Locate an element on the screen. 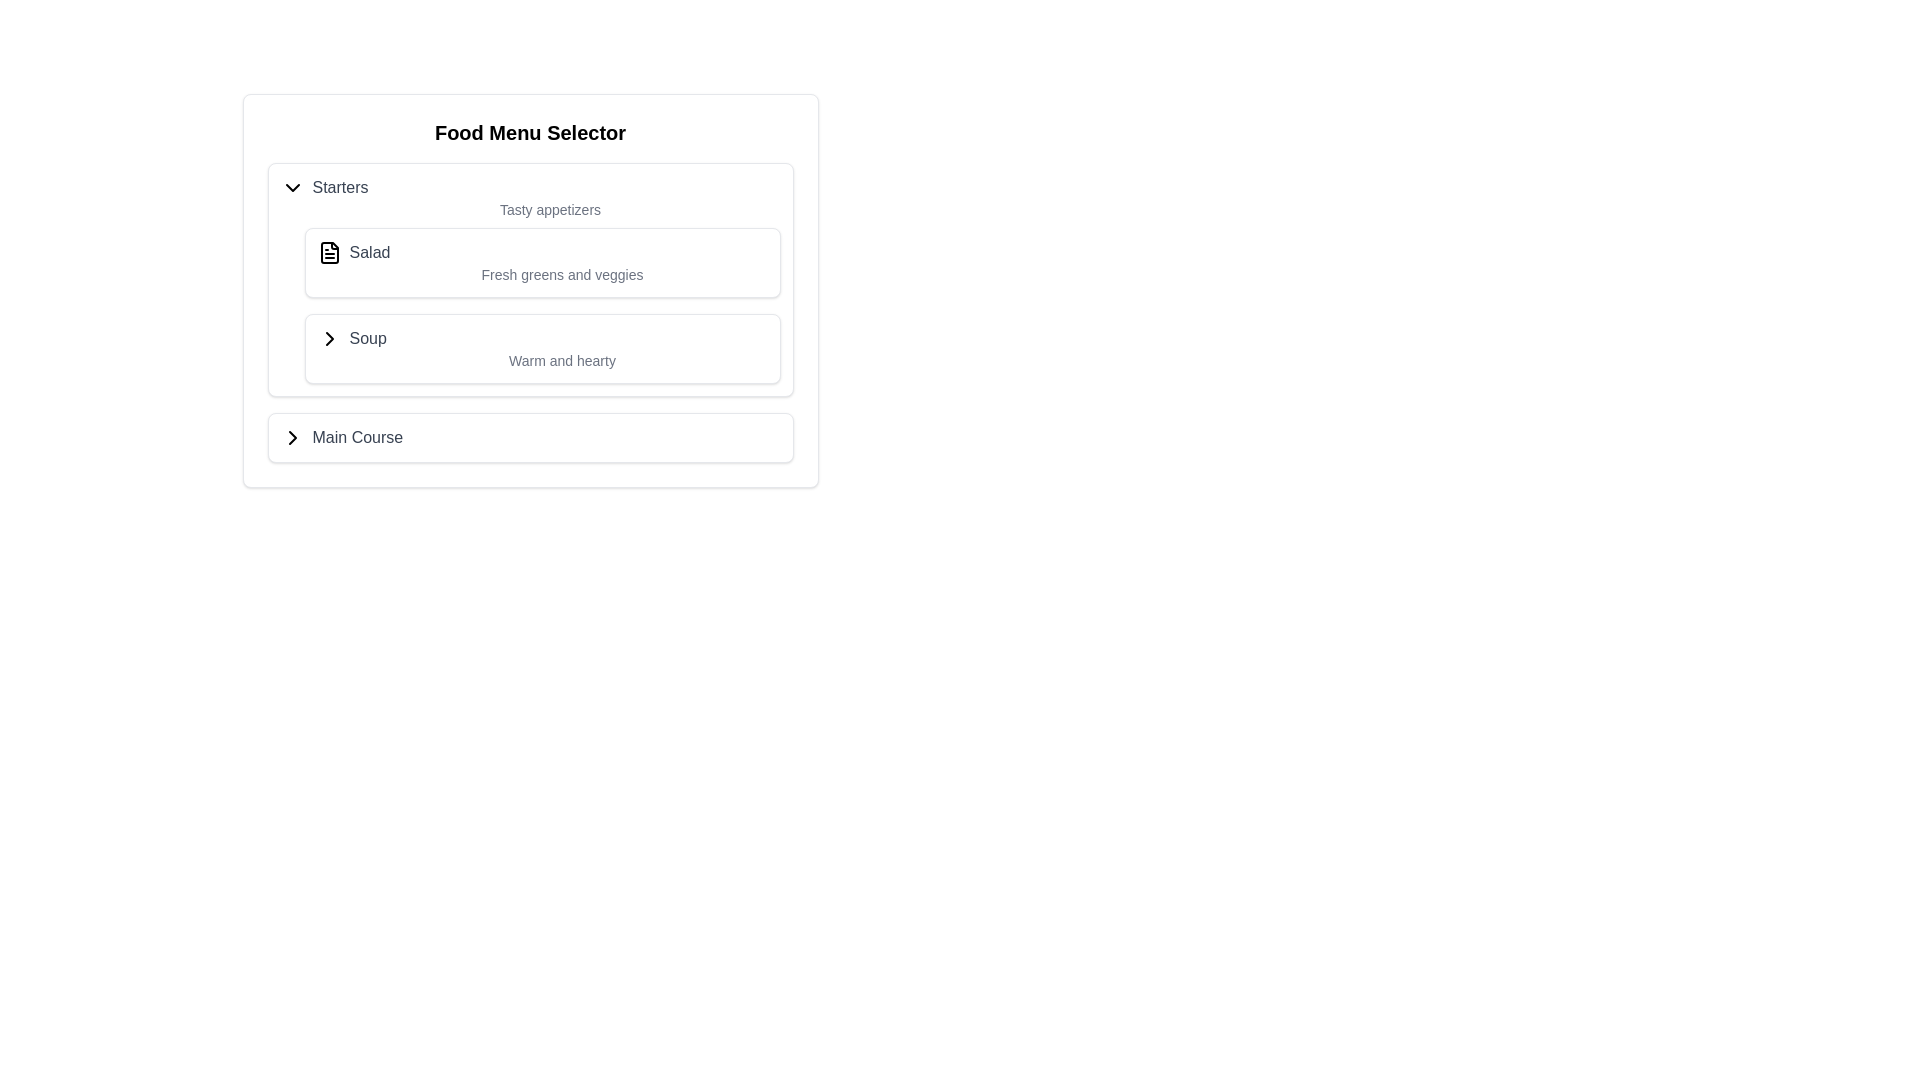 The image size is (1920, 1080). the 'Main Course' text label, which is styled in dark gray and indicates a collapsible menu item adjacent to a chevron icon is located at coordinates (357, 437).